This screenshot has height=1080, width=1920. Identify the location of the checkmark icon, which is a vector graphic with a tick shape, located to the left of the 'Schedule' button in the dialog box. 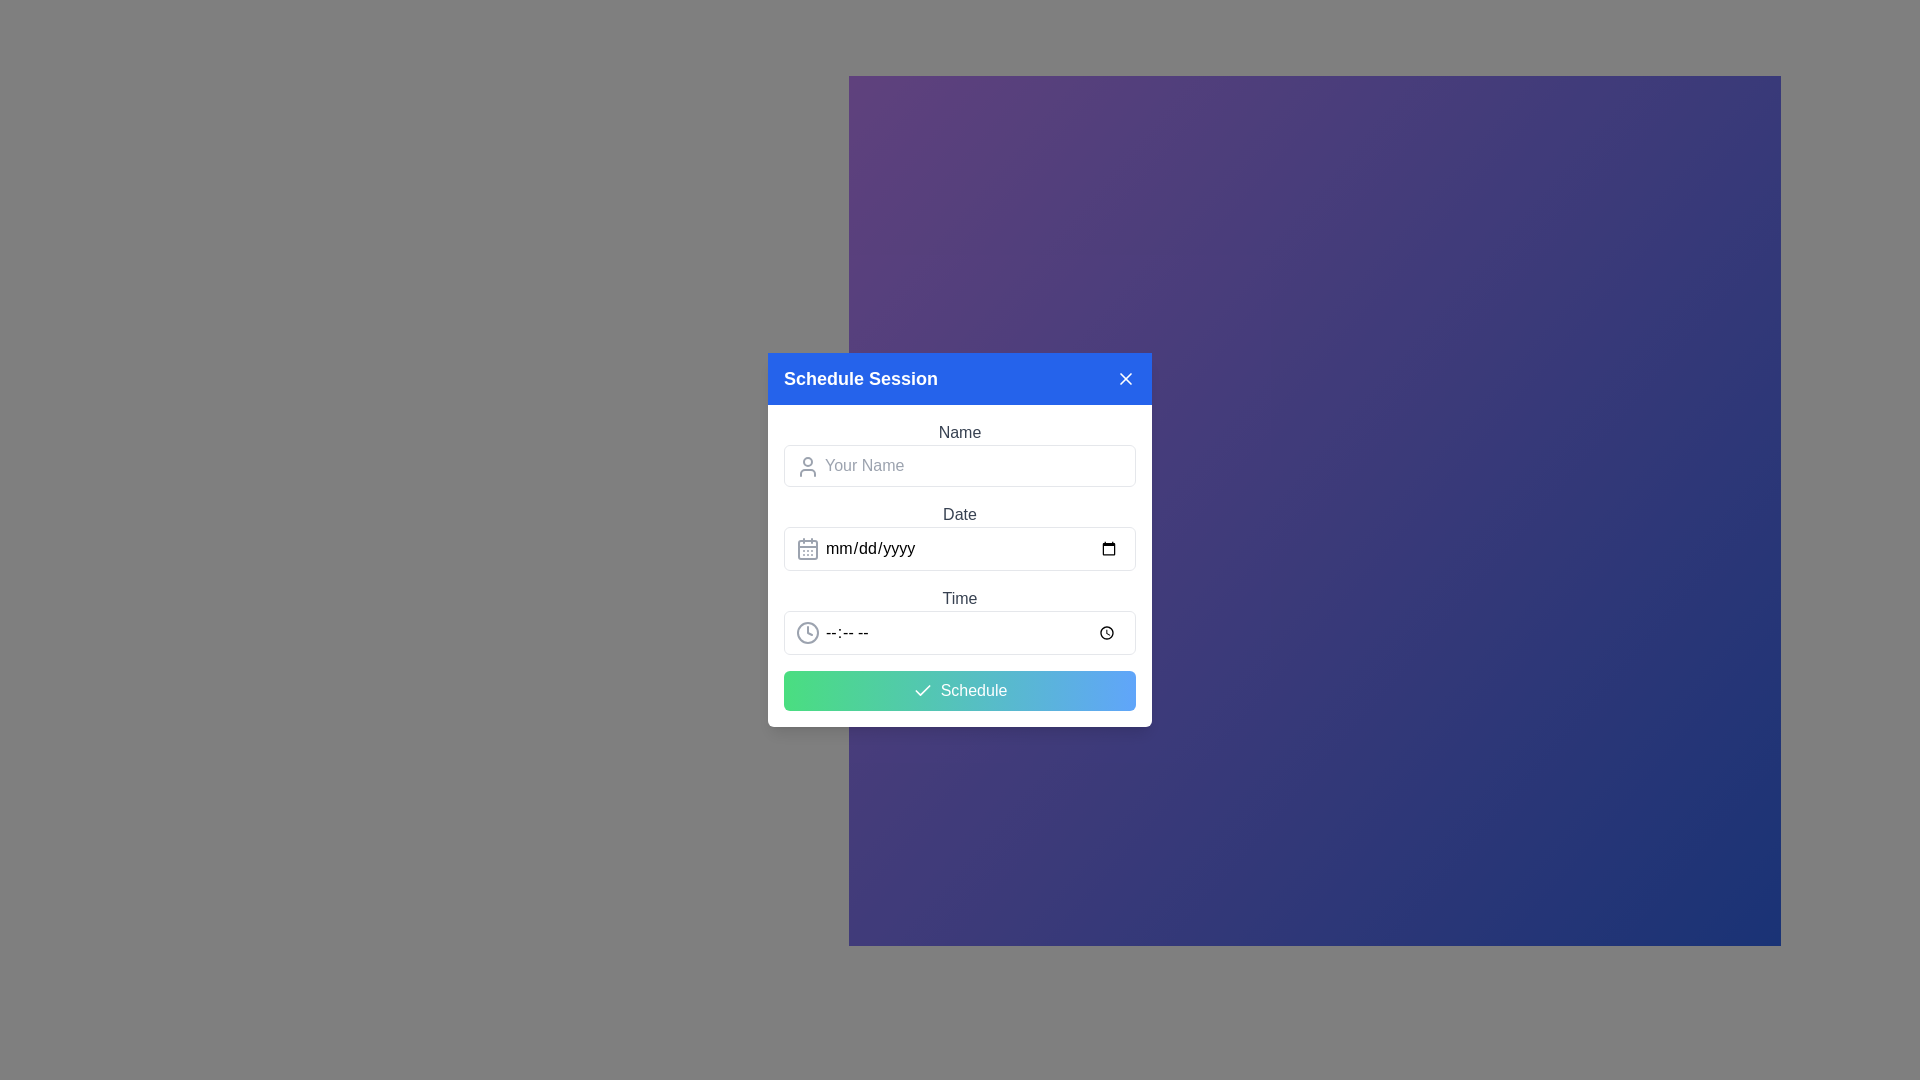
(921, 689).